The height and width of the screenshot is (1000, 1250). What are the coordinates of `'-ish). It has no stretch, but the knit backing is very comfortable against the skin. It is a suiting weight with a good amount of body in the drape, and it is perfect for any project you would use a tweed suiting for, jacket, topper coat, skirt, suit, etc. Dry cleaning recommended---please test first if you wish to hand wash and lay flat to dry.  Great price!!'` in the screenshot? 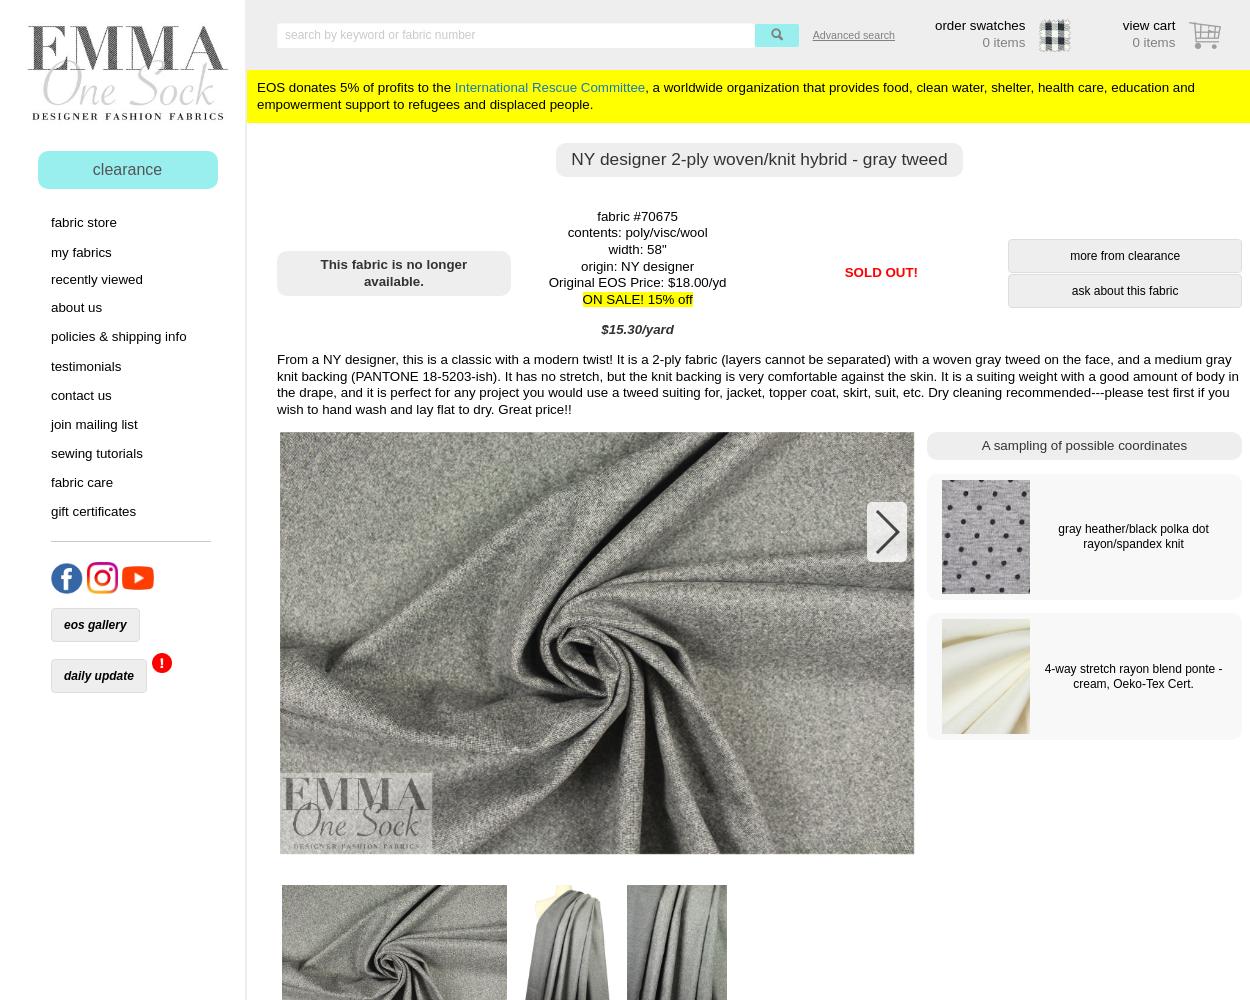 It's located at (757, 392).